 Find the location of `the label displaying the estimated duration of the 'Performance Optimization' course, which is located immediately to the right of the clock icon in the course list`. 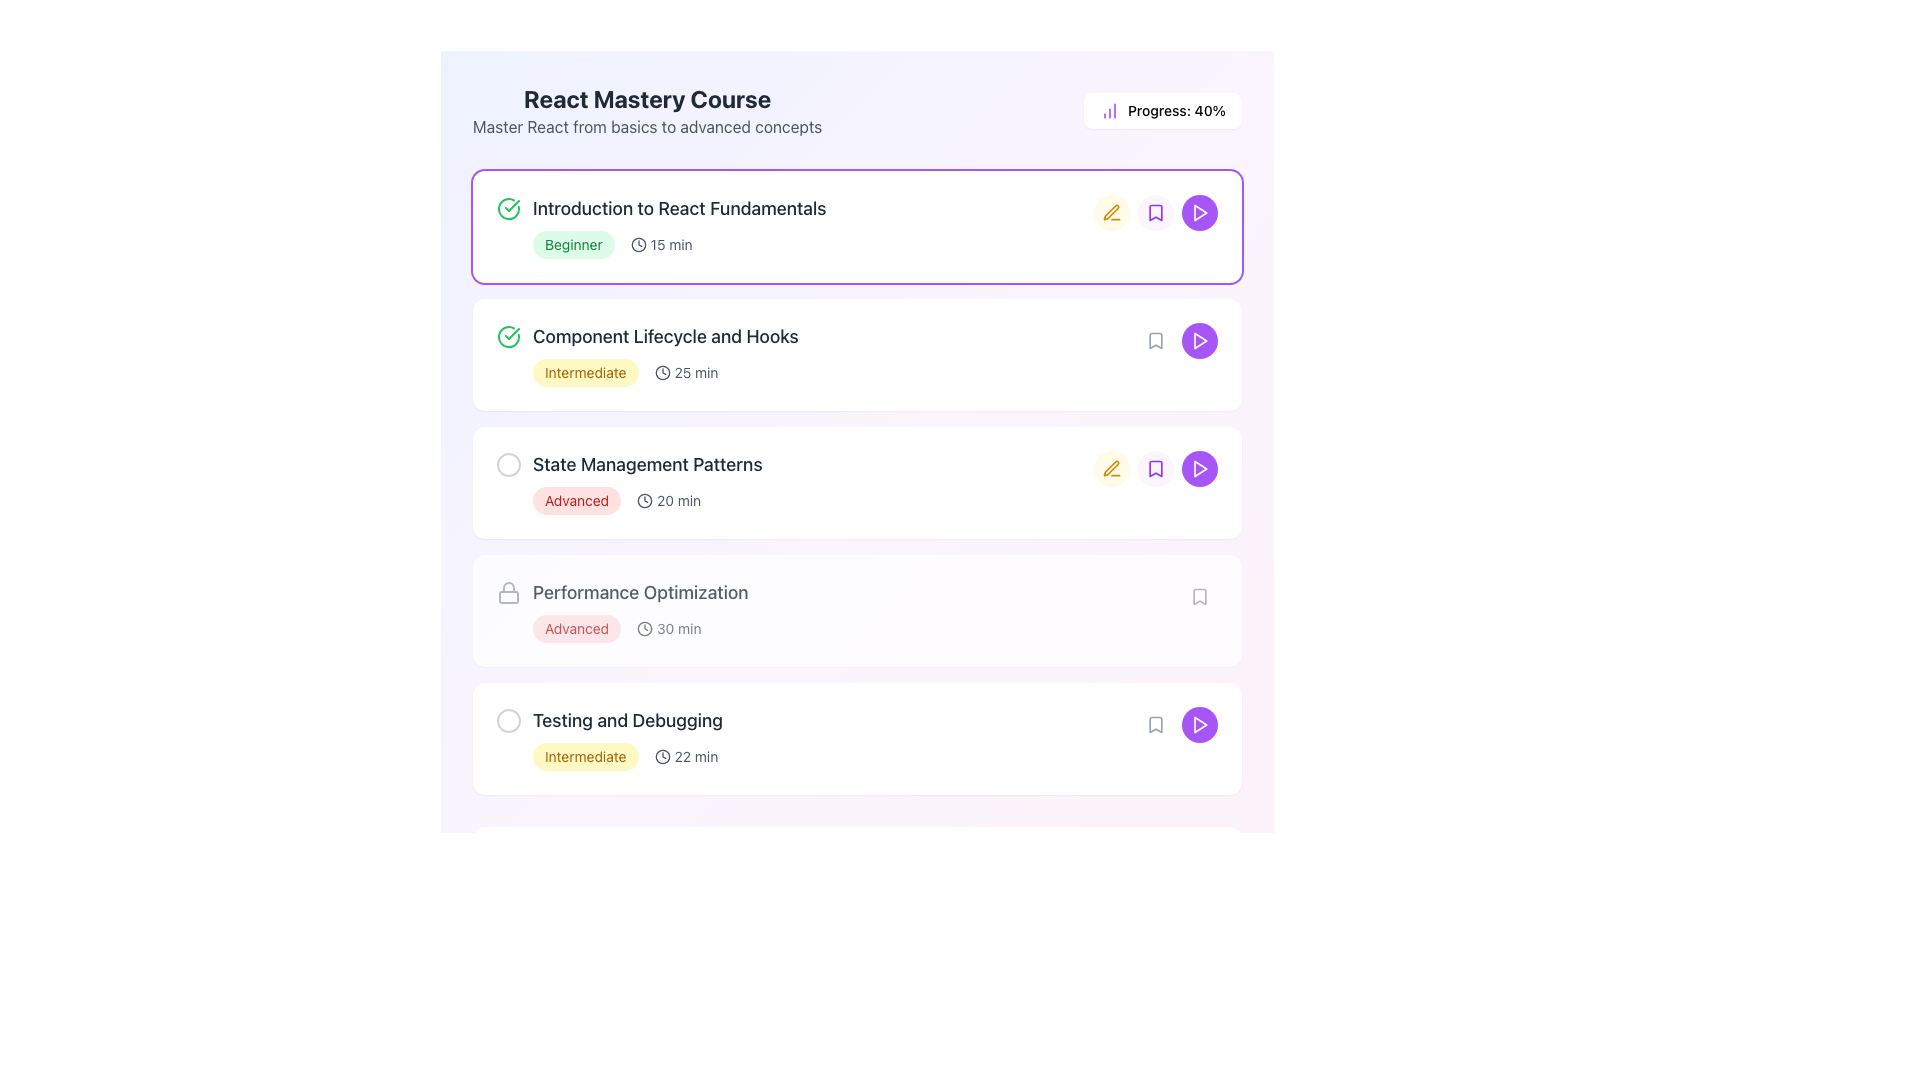

the label displaying the estimated duration of the 'Performance Optimization' course, which is located immediately to the right of the clock icon in the course list is located at coordinates (679, 627).